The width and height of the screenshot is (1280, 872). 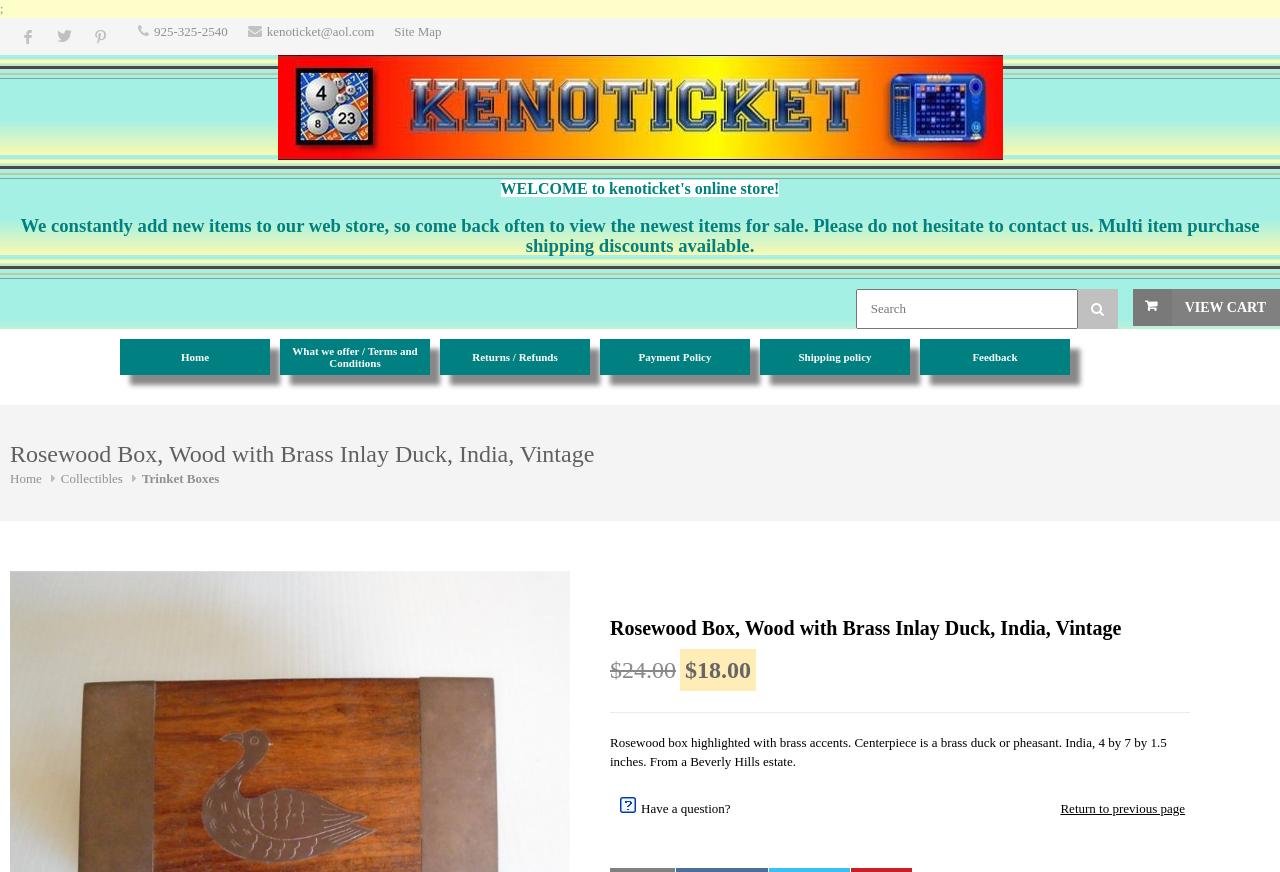 What do you see at coordinates (685, 807) in the screenshot?
I see `'Have a question?'` at bounding box center [685, 807].